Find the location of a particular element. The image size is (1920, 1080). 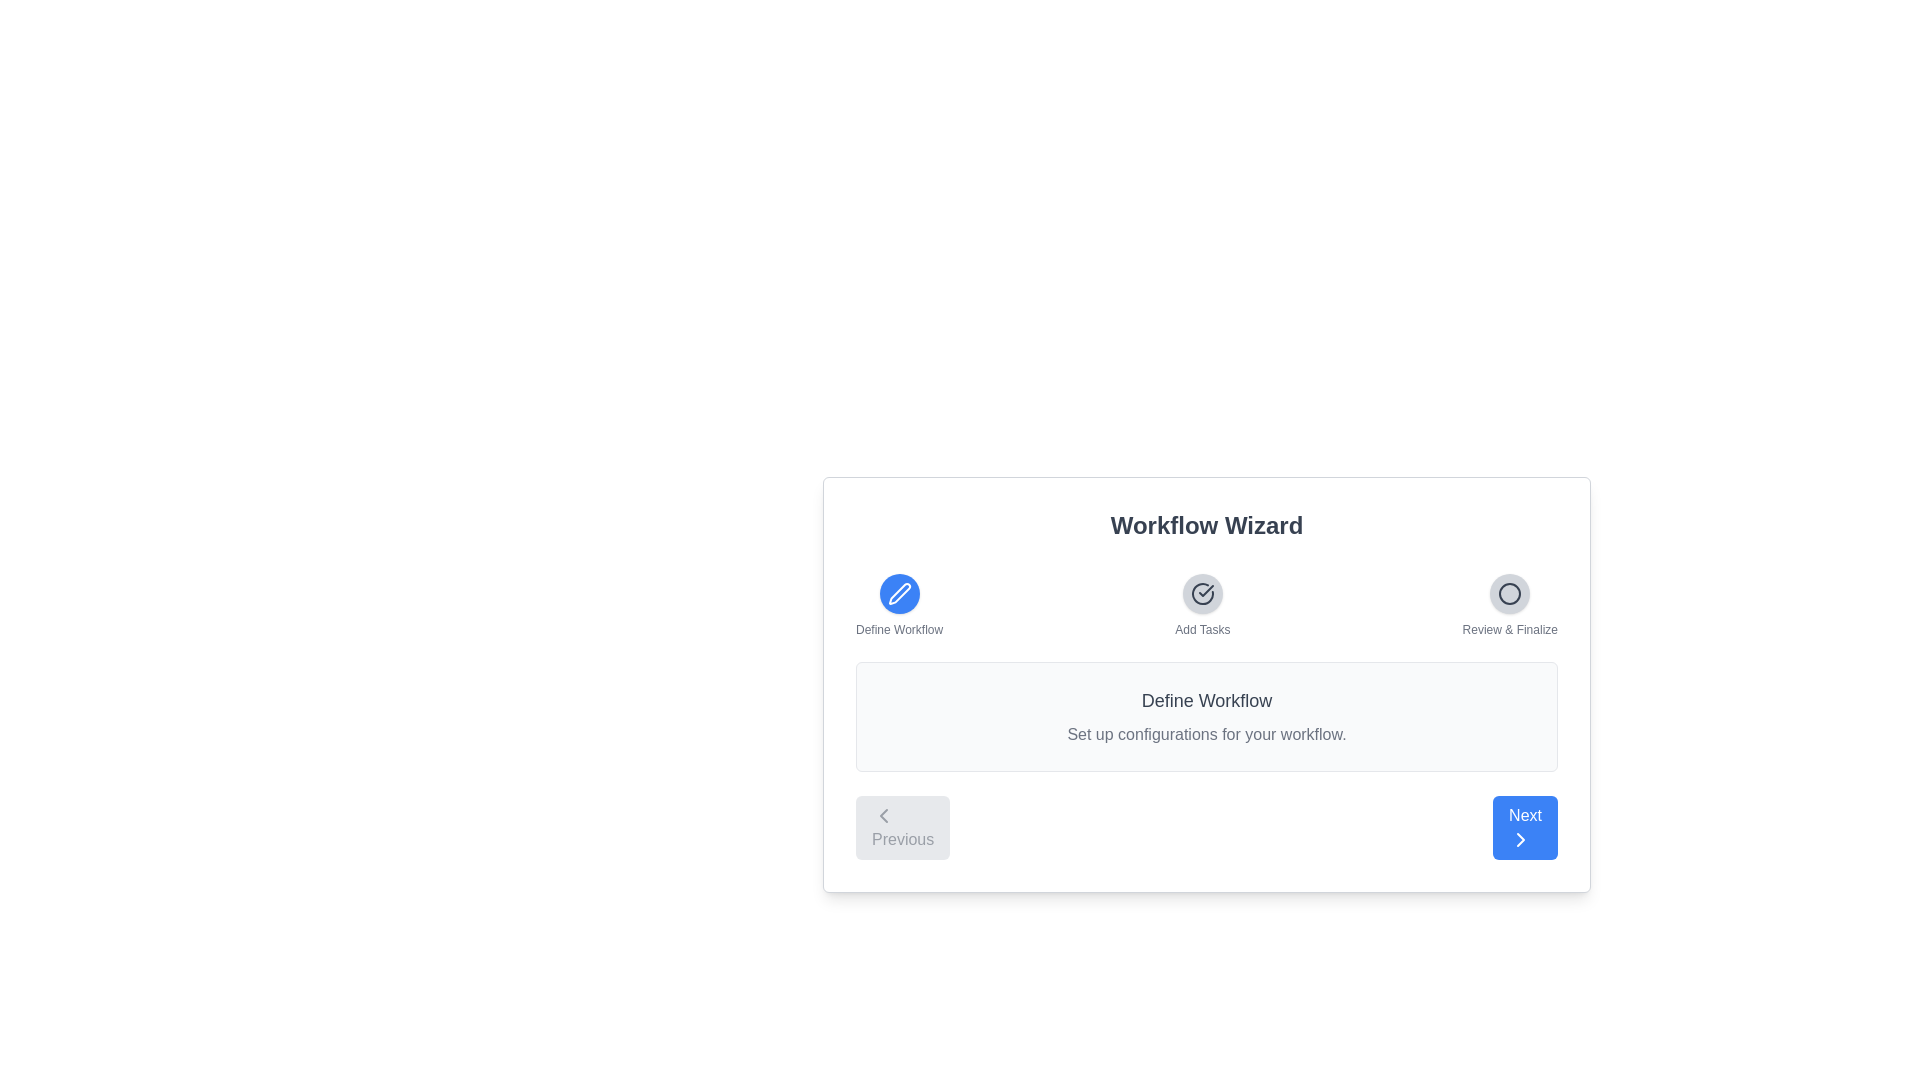

the pen icon representing the 'Define Workflow' step is located at coordinates (898, 593).